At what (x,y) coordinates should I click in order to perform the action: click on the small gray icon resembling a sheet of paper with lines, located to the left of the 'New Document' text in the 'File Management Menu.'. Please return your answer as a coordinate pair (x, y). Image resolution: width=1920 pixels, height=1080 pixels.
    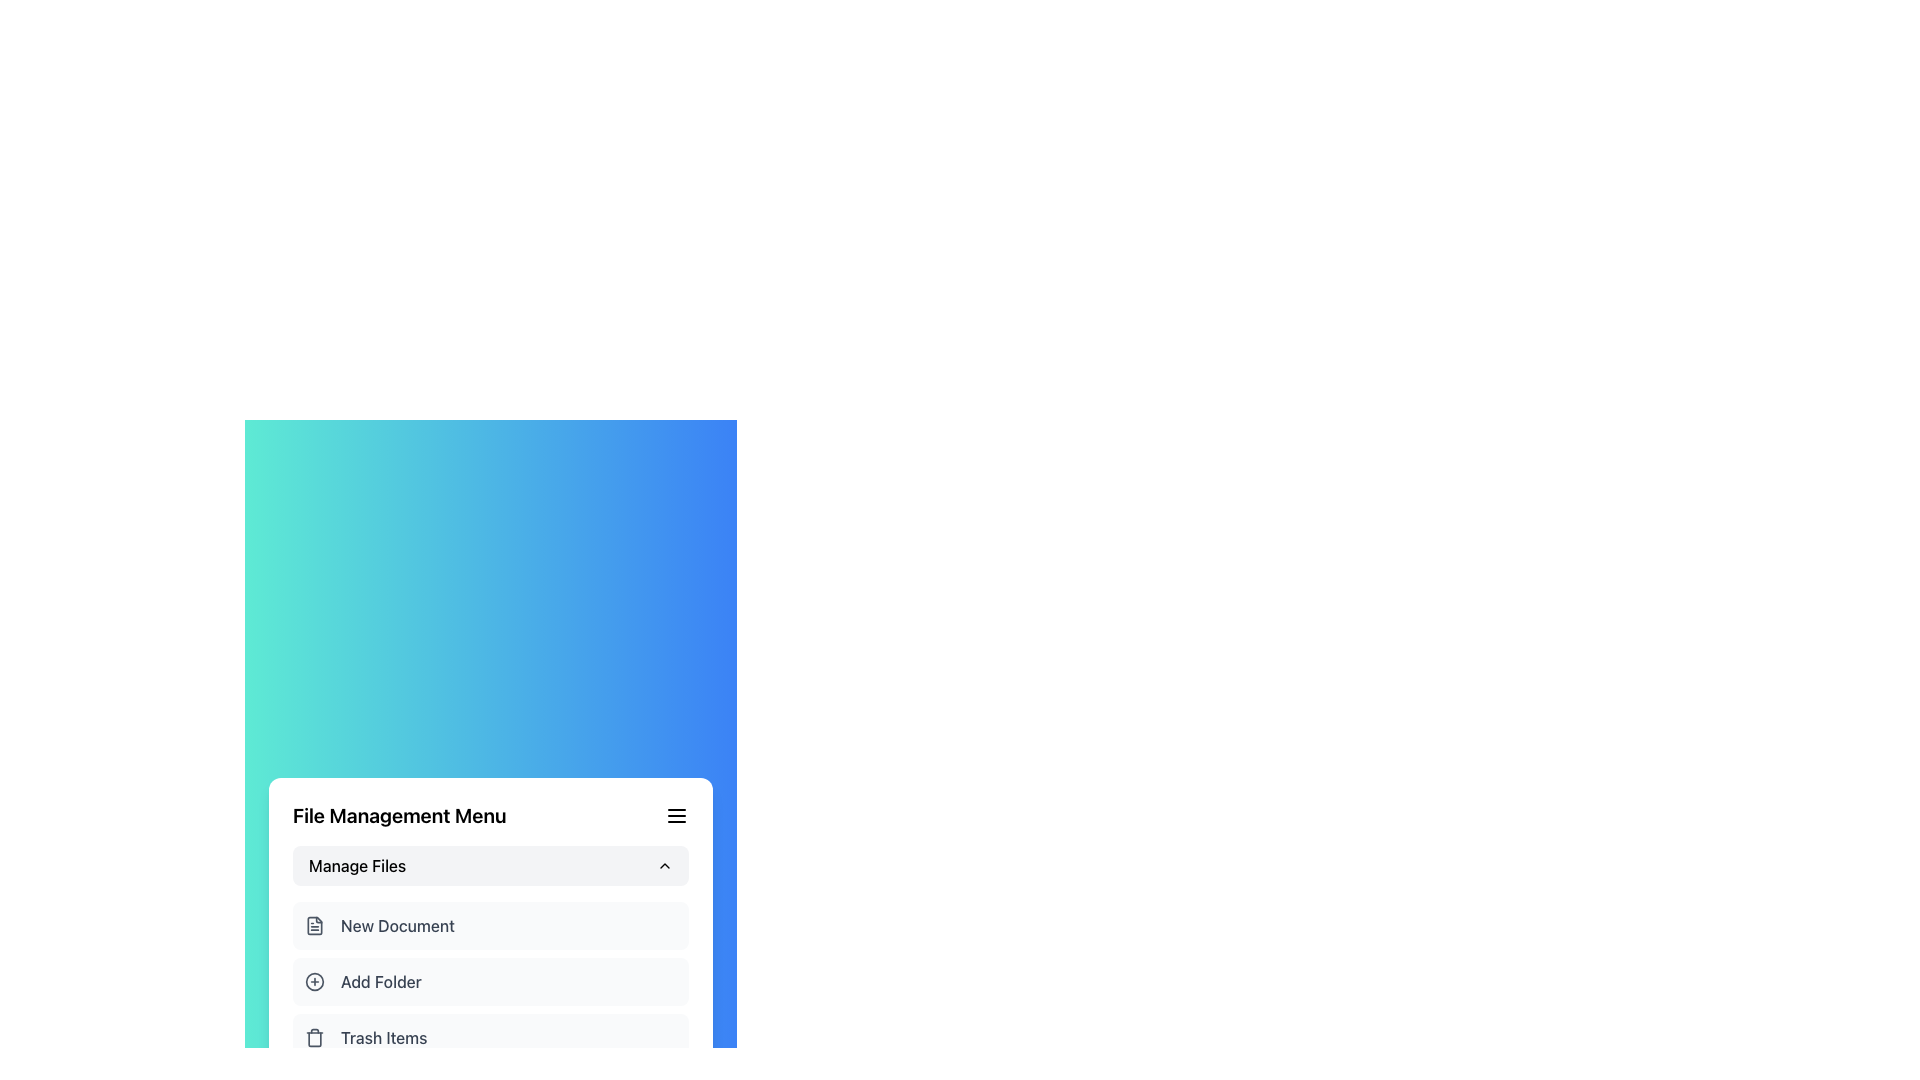
    Looking at the image, I should click on (314, 925).